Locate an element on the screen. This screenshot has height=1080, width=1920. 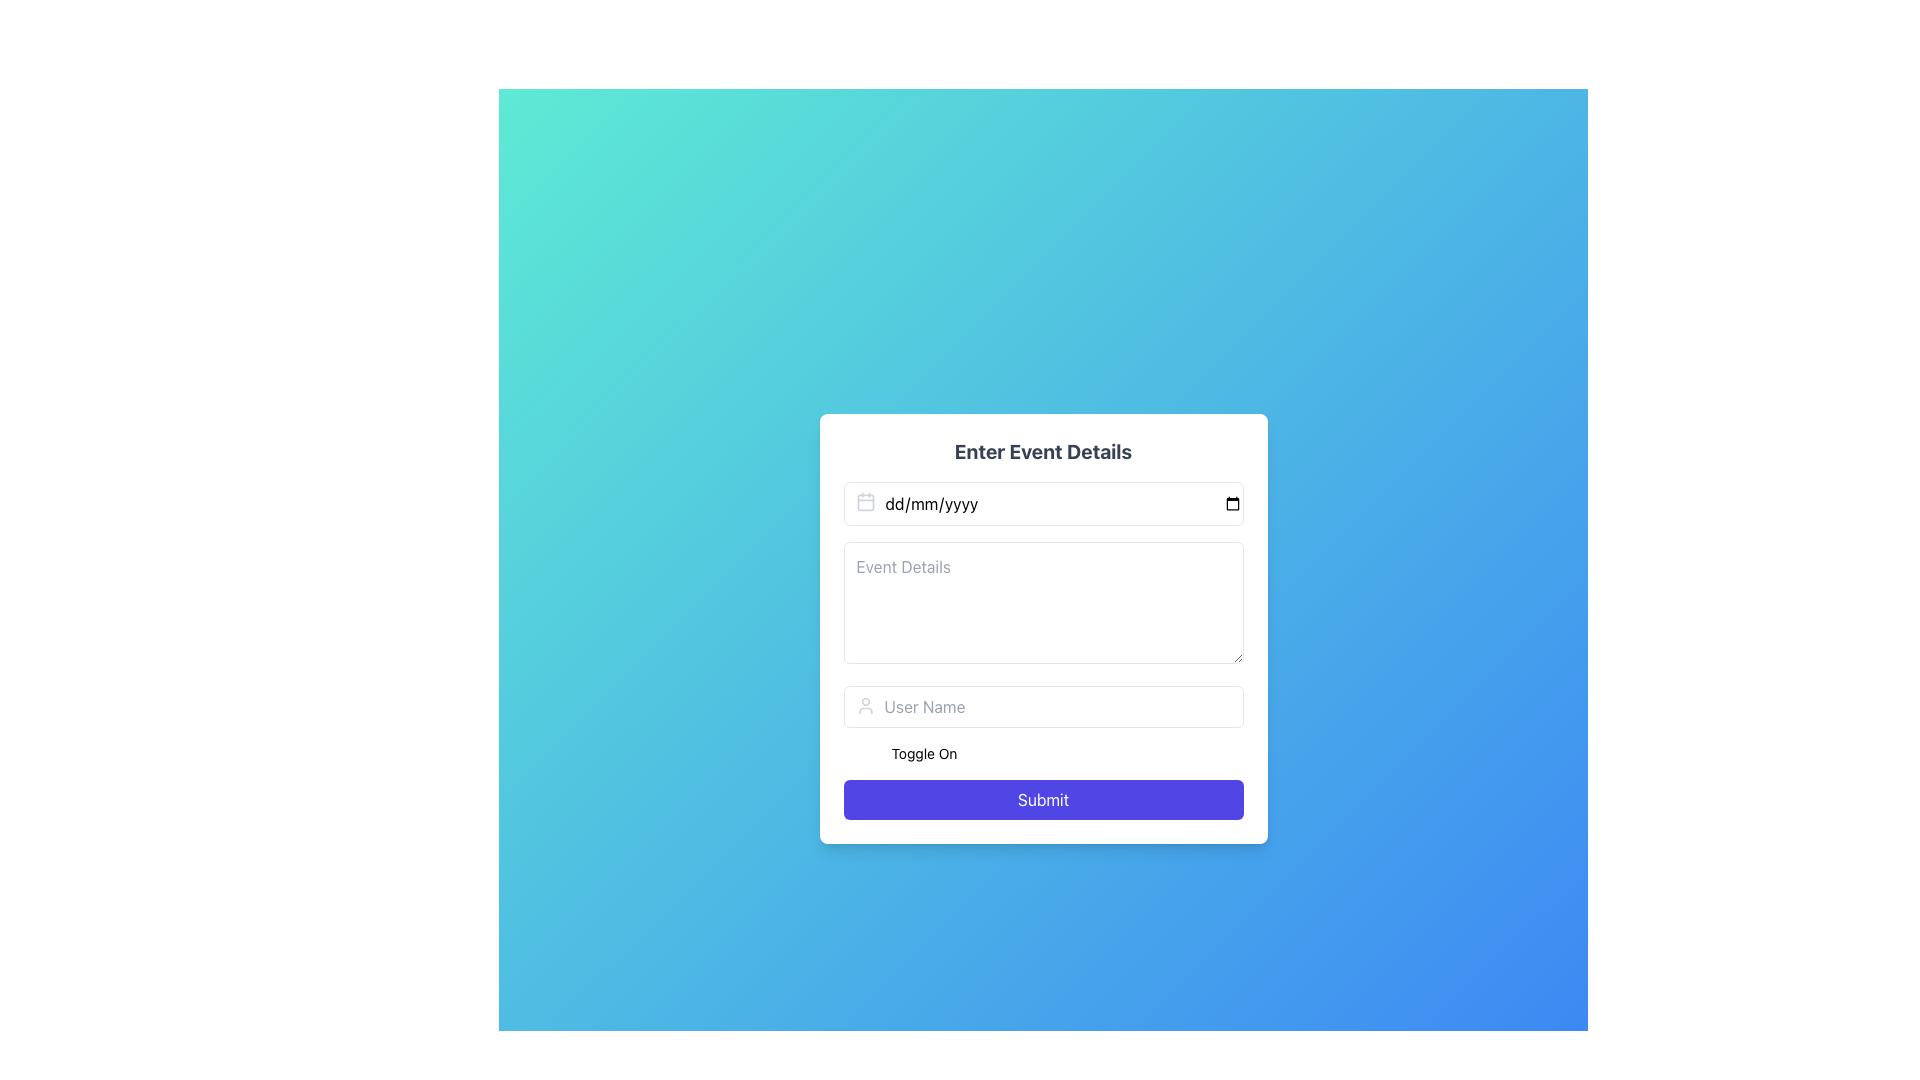
the textarea for entering event details to focus on it is located at coordinates (1042, 604).